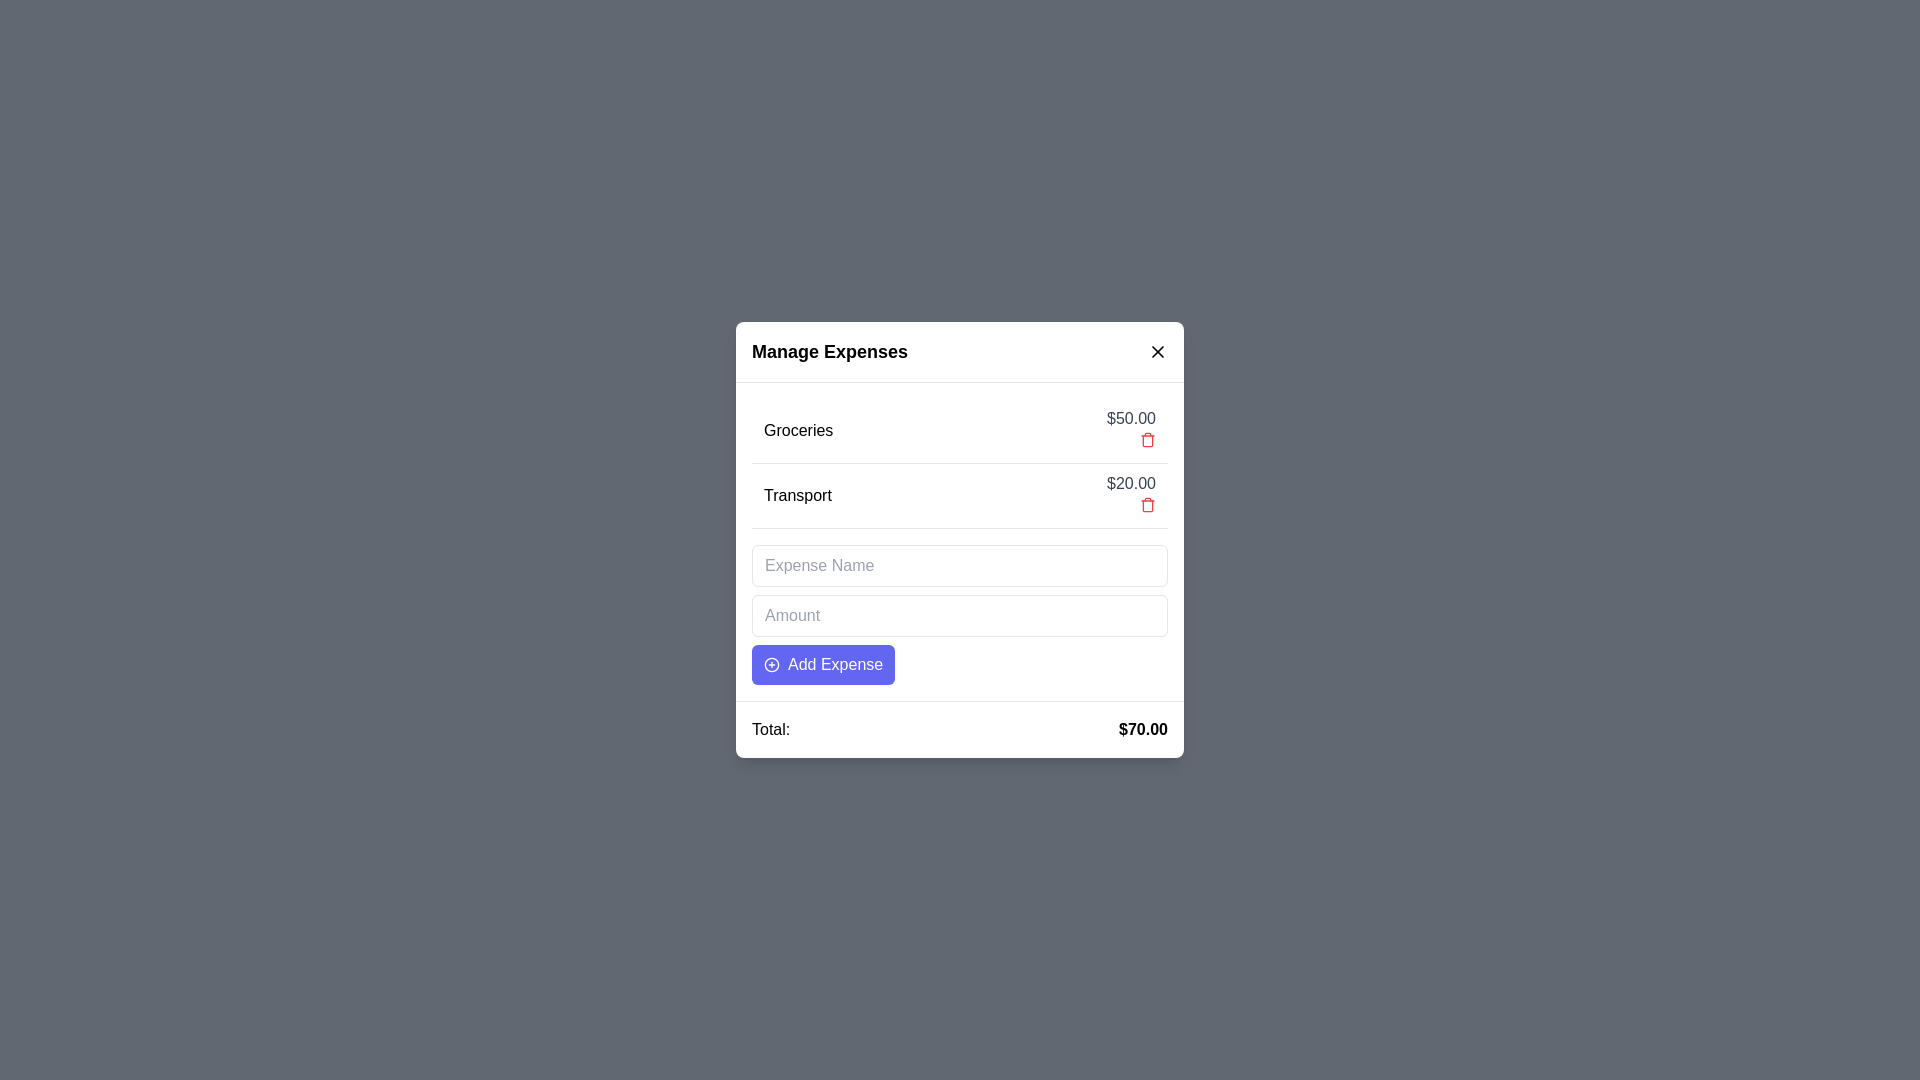 The height and width of the screenshot is (1080, 1920). Describe the element at coordinates (1147, 504) in the screenshot. I see `the red trash bin icon button` at that location.